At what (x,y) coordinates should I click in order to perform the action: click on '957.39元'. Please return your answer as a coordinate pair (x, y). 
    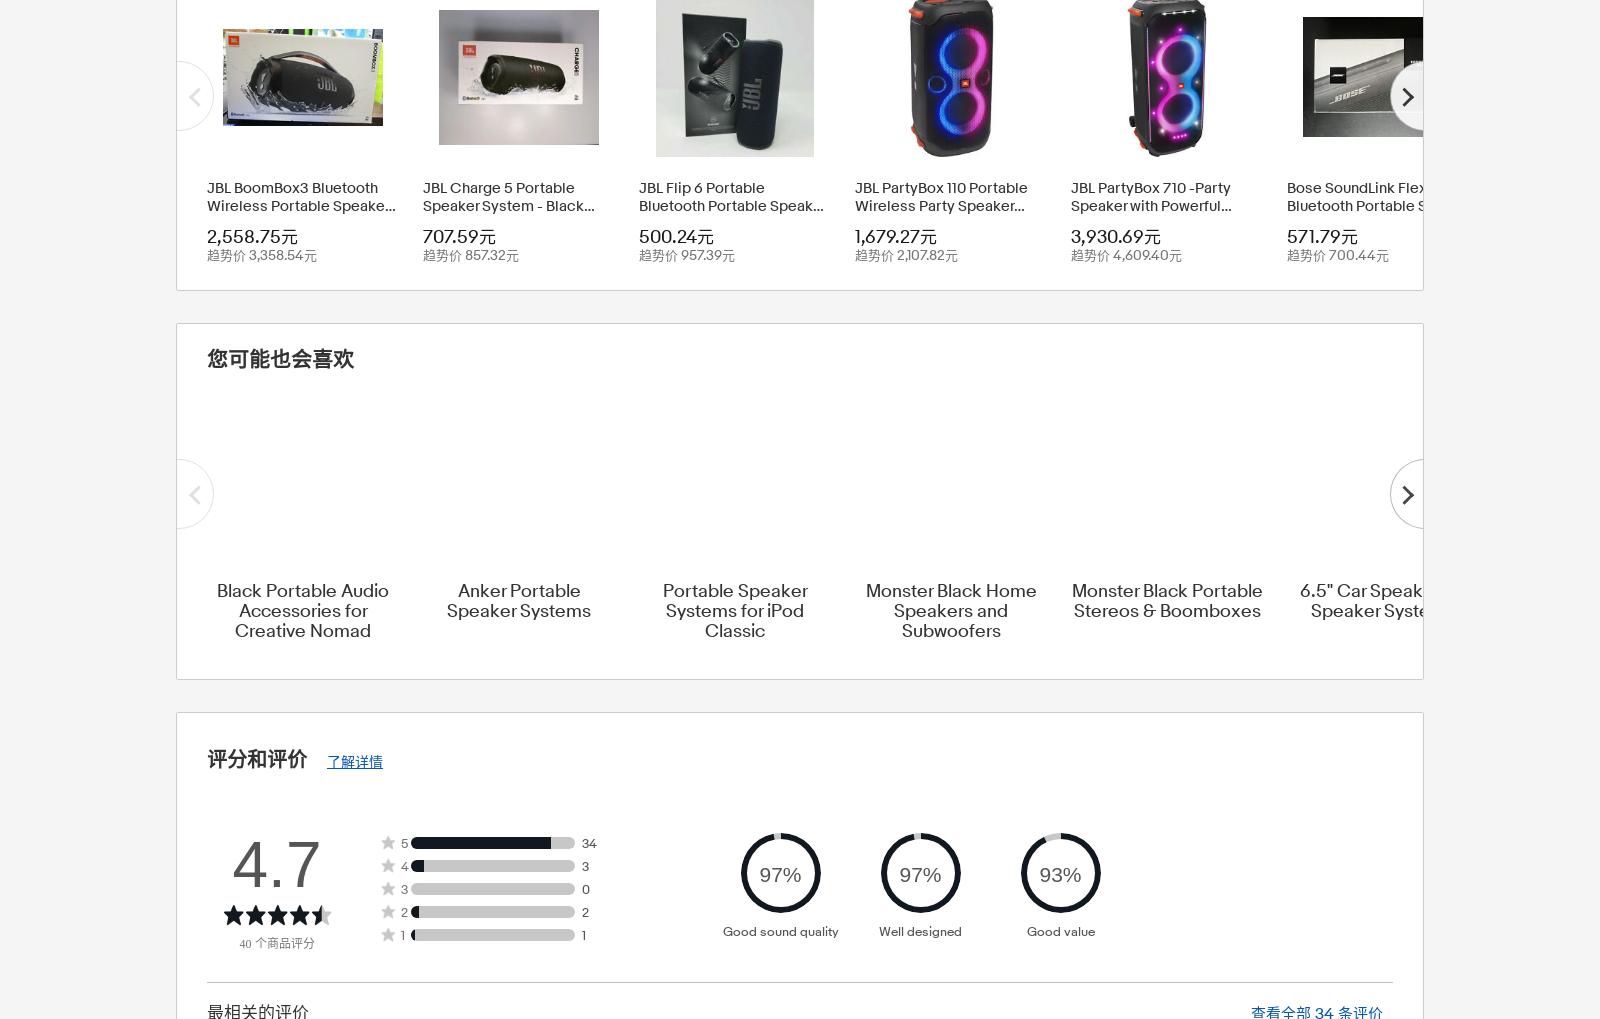
    Looking at the image, I should click on (708, 254).